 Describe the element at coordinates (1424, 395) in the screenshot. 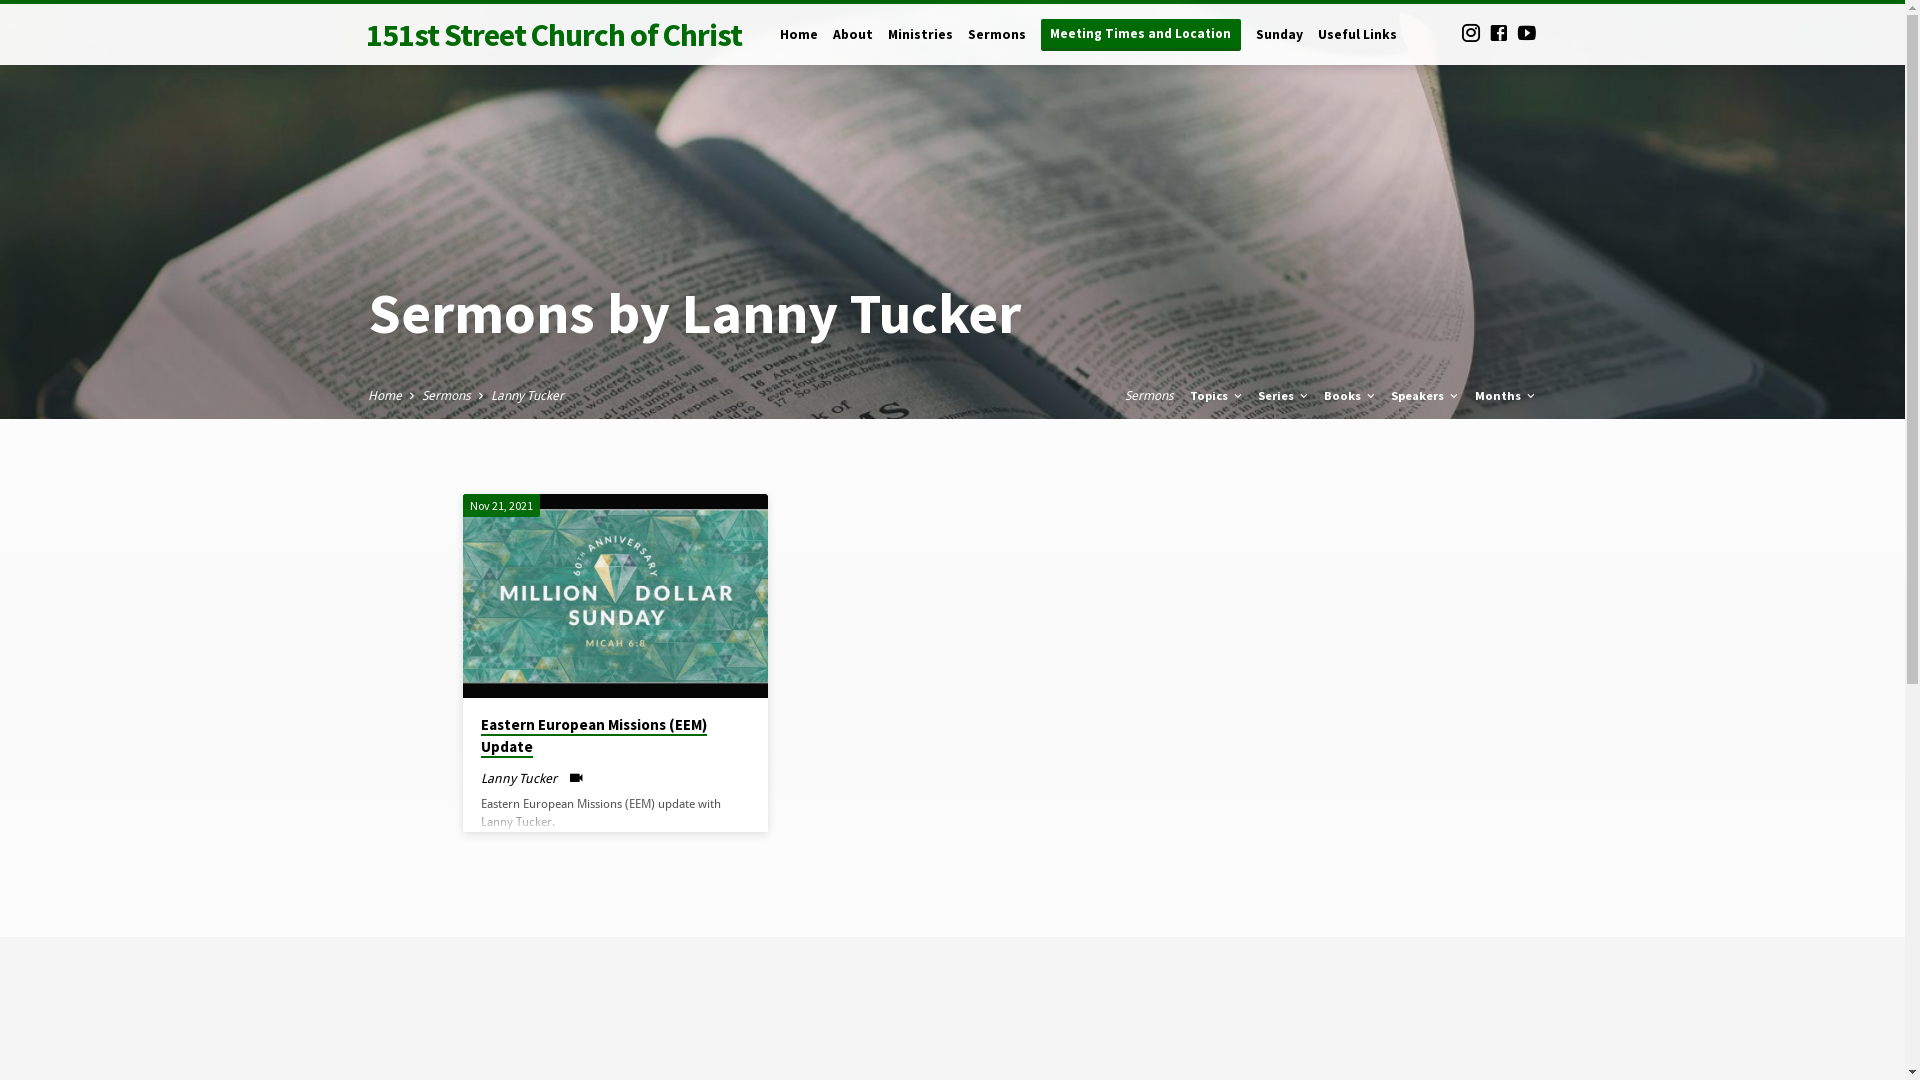

I see `'Speakers'` at that location.